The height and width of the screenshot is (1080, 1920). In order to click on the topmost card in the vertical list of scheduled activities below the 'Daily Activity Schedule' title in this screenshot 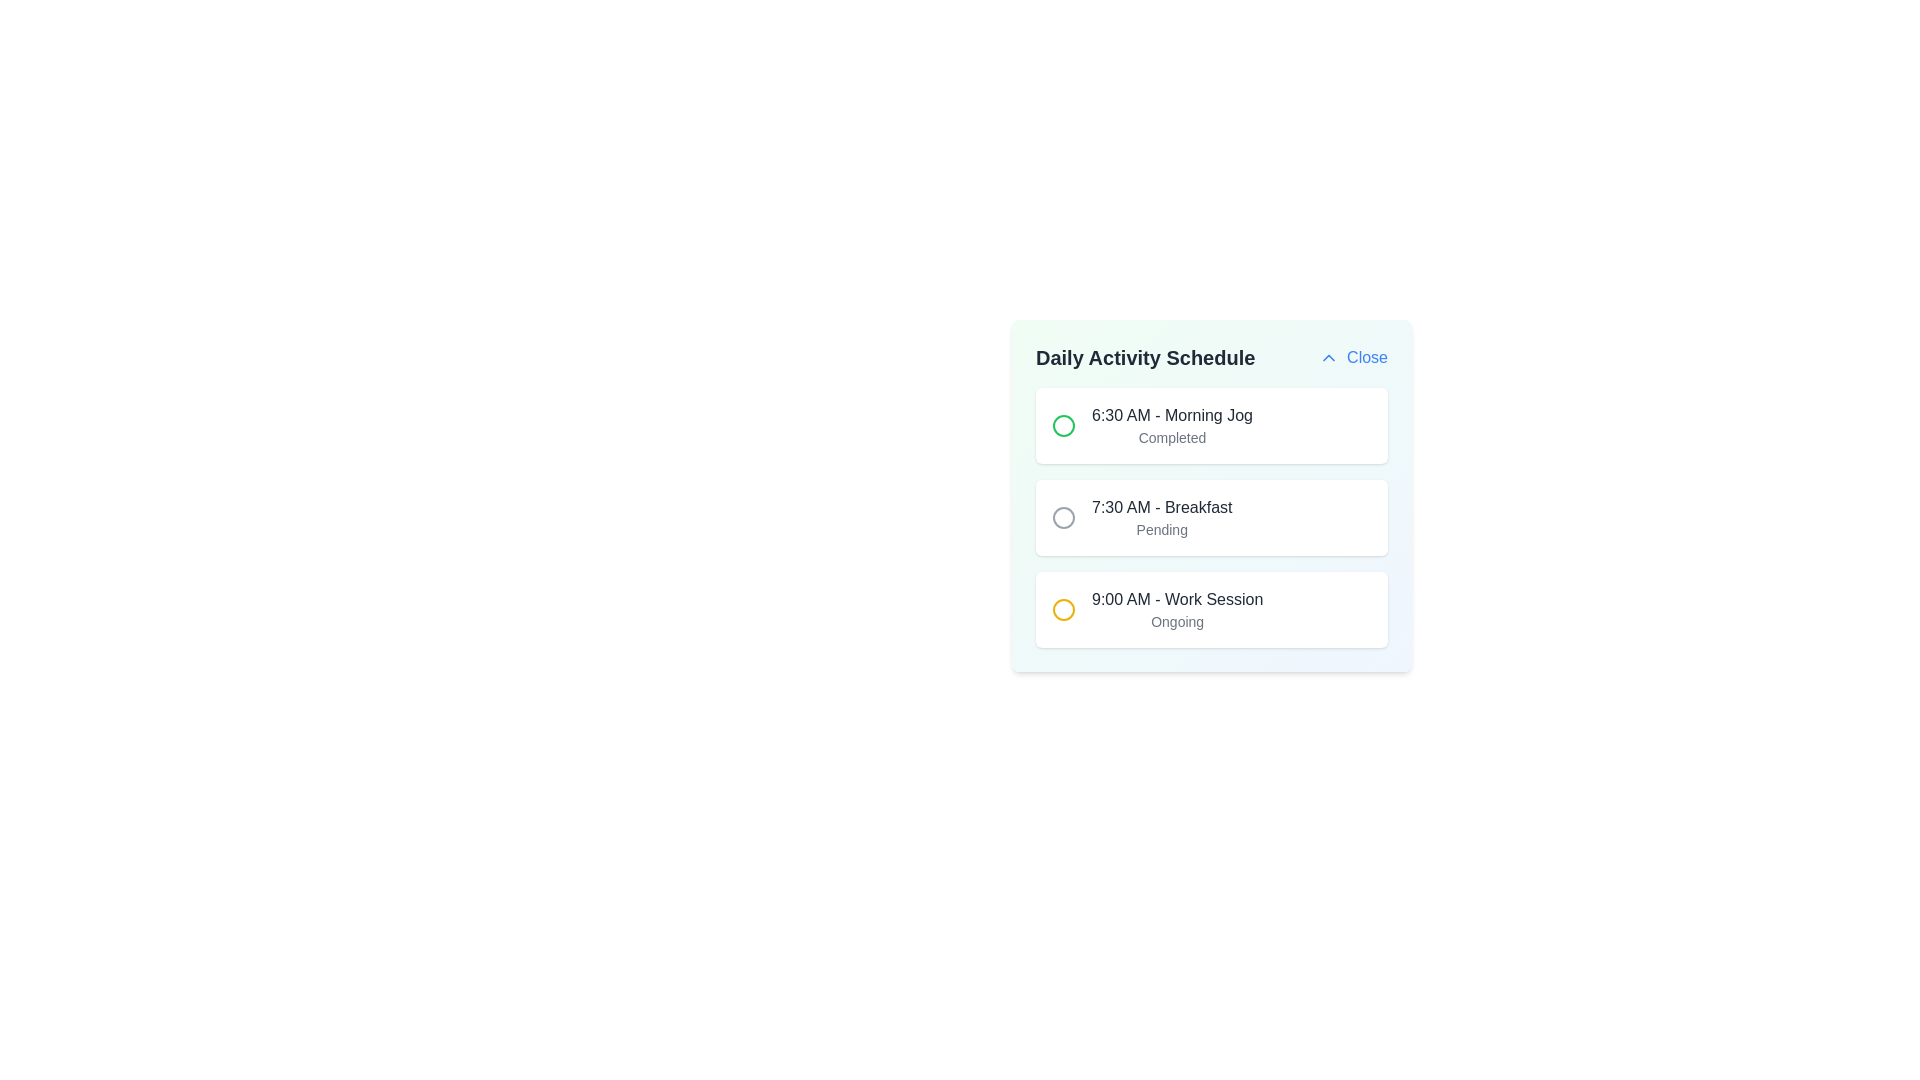, I will do `click(1210, 424)`.